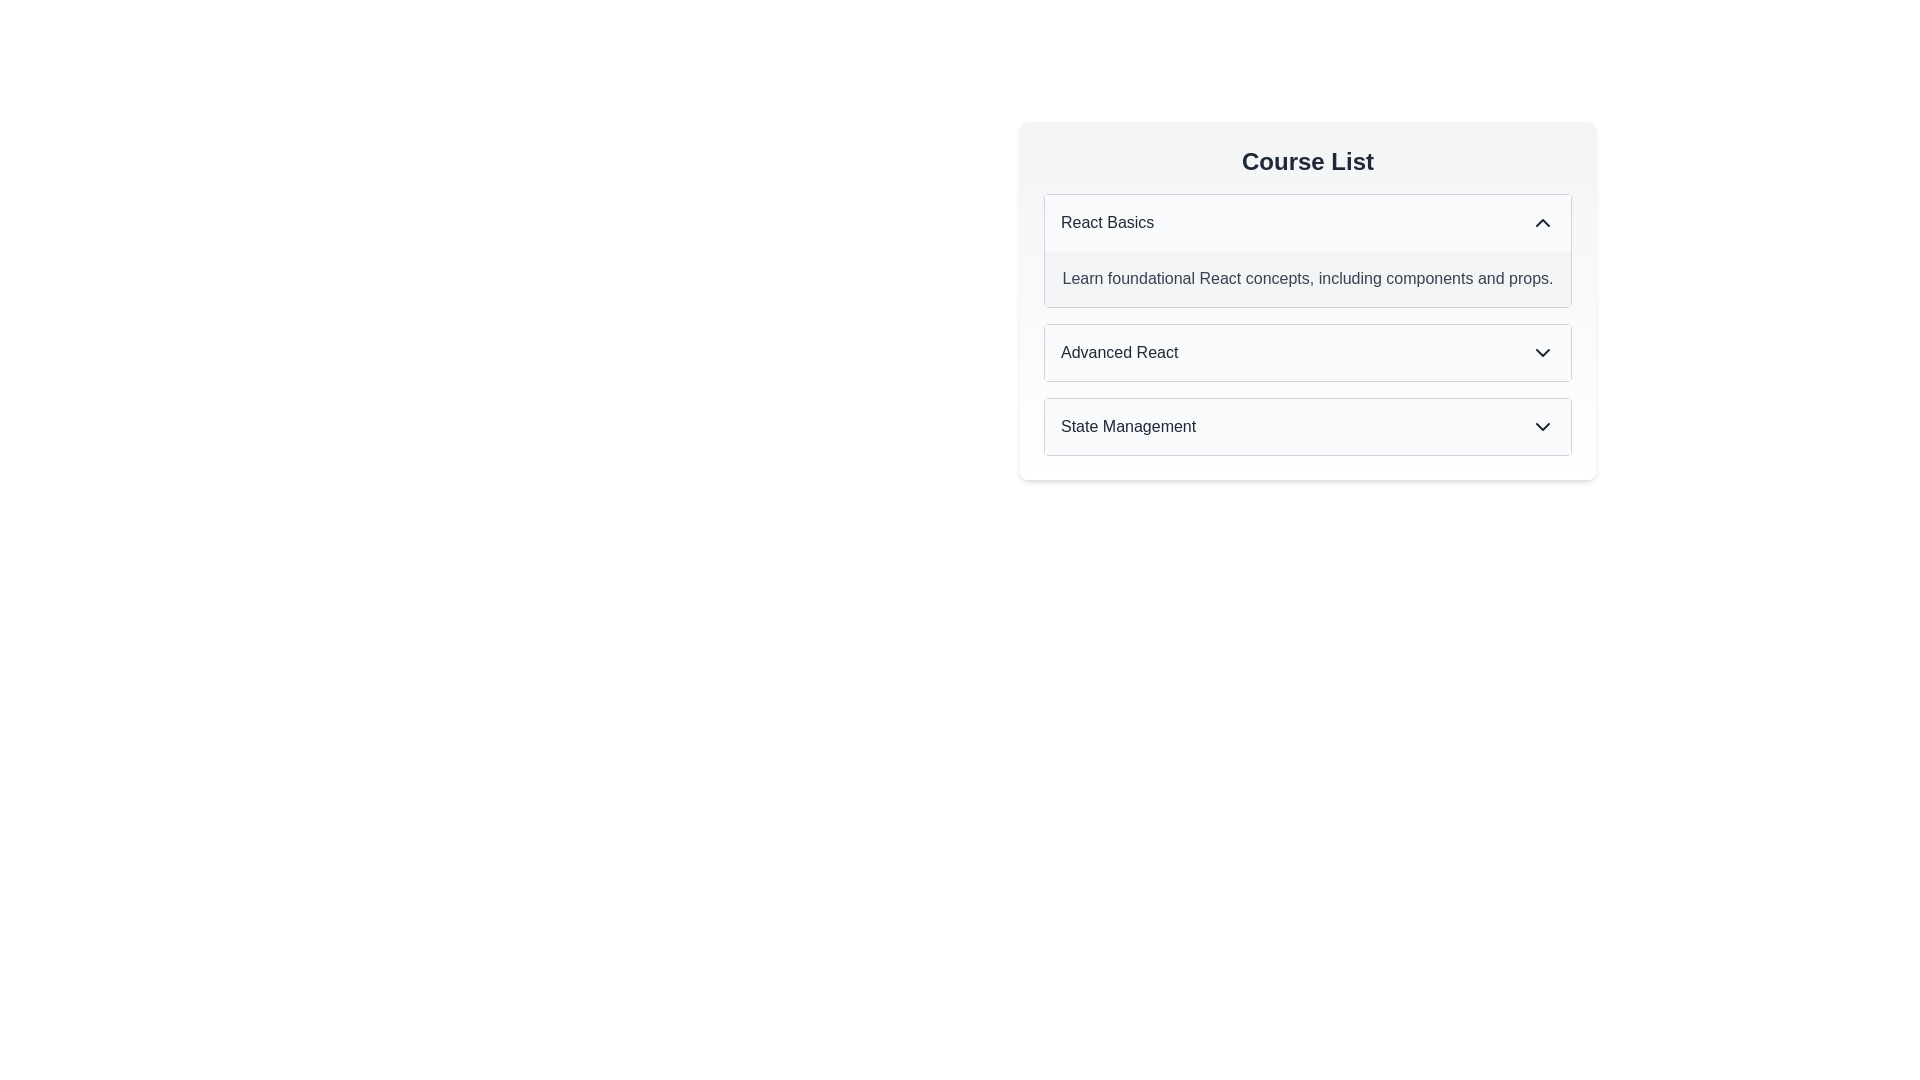 The height and width of the screenshot is (1080, 1920). What do you see at coordinates (1308, 278) in the screenshot?
I see `the descriptive text block for the 'React Basics' course located in the 'Course List' panel, positioned below the 'React Basics' heading` at bounding box center [1308, 278].